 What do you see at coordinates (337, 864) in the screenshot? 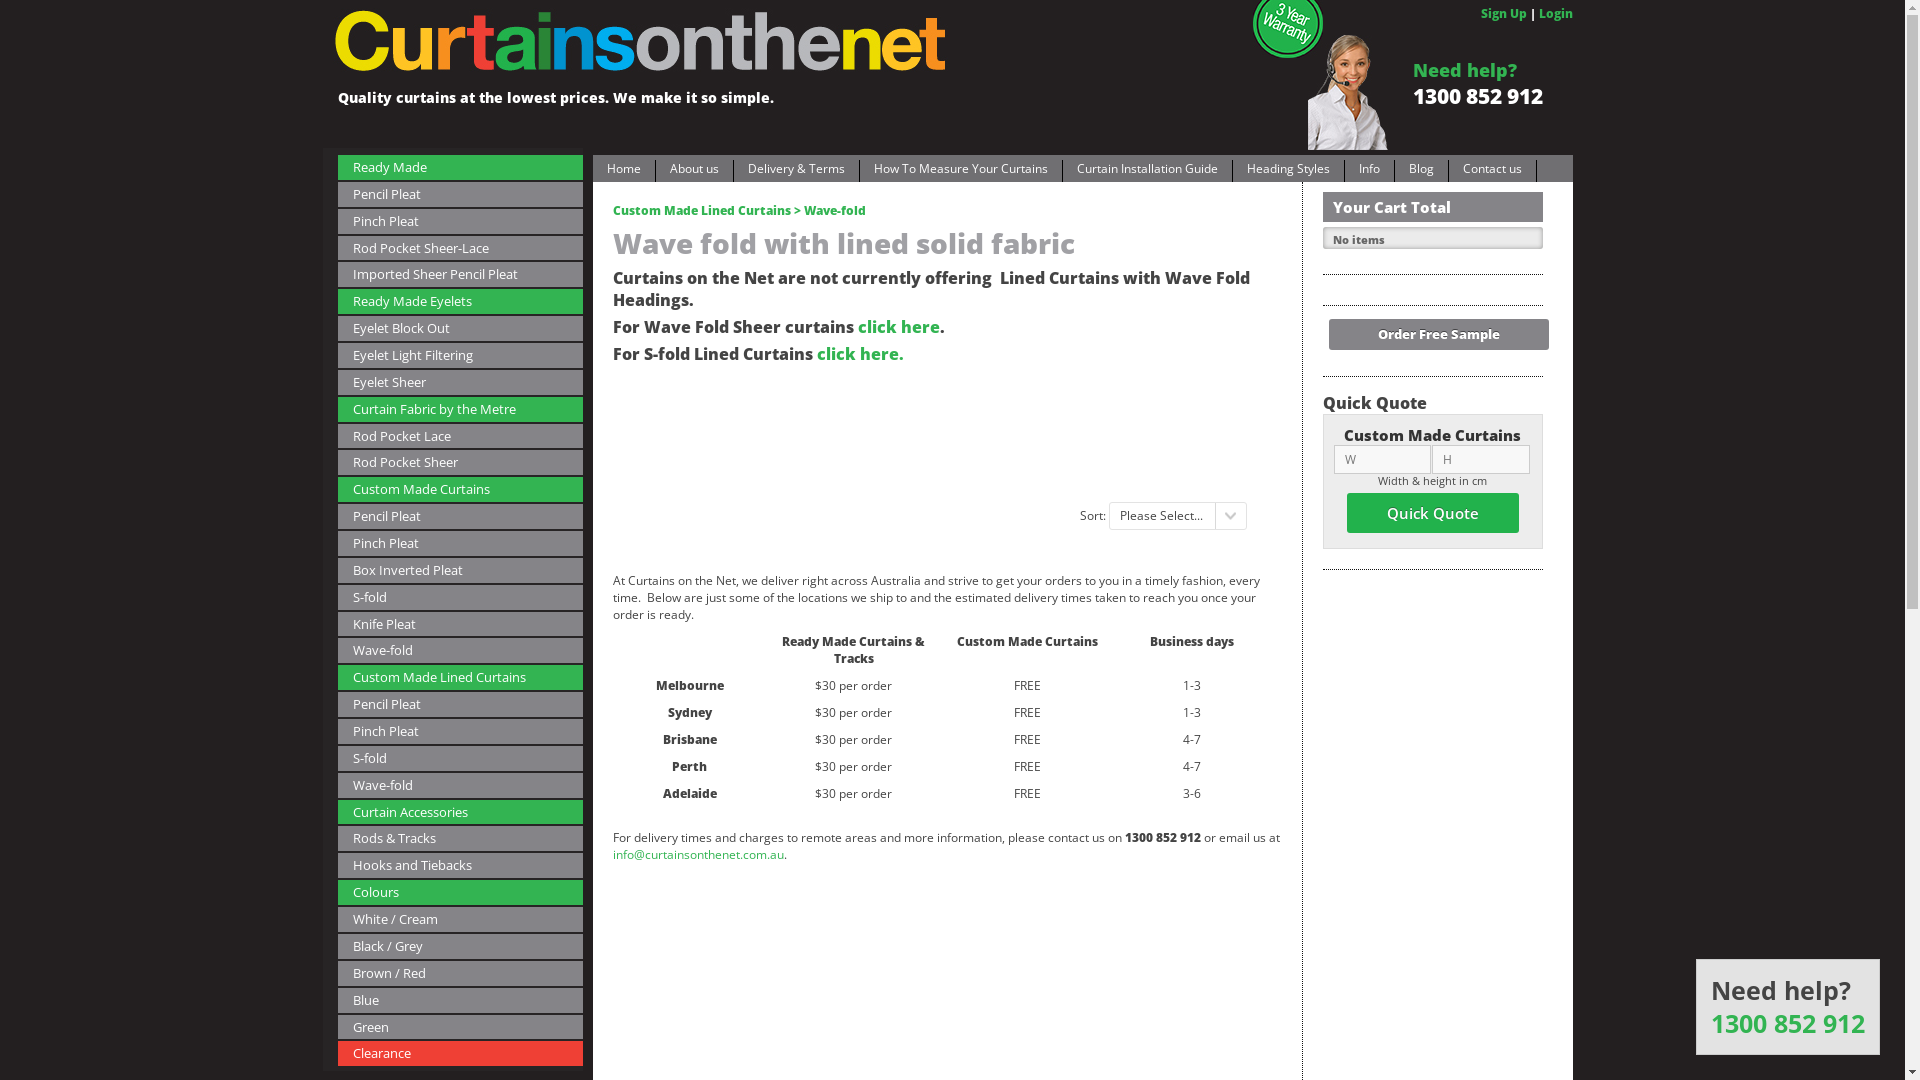
I see `'Hooks and Tiebacks'` at bounding box center [337, 864].